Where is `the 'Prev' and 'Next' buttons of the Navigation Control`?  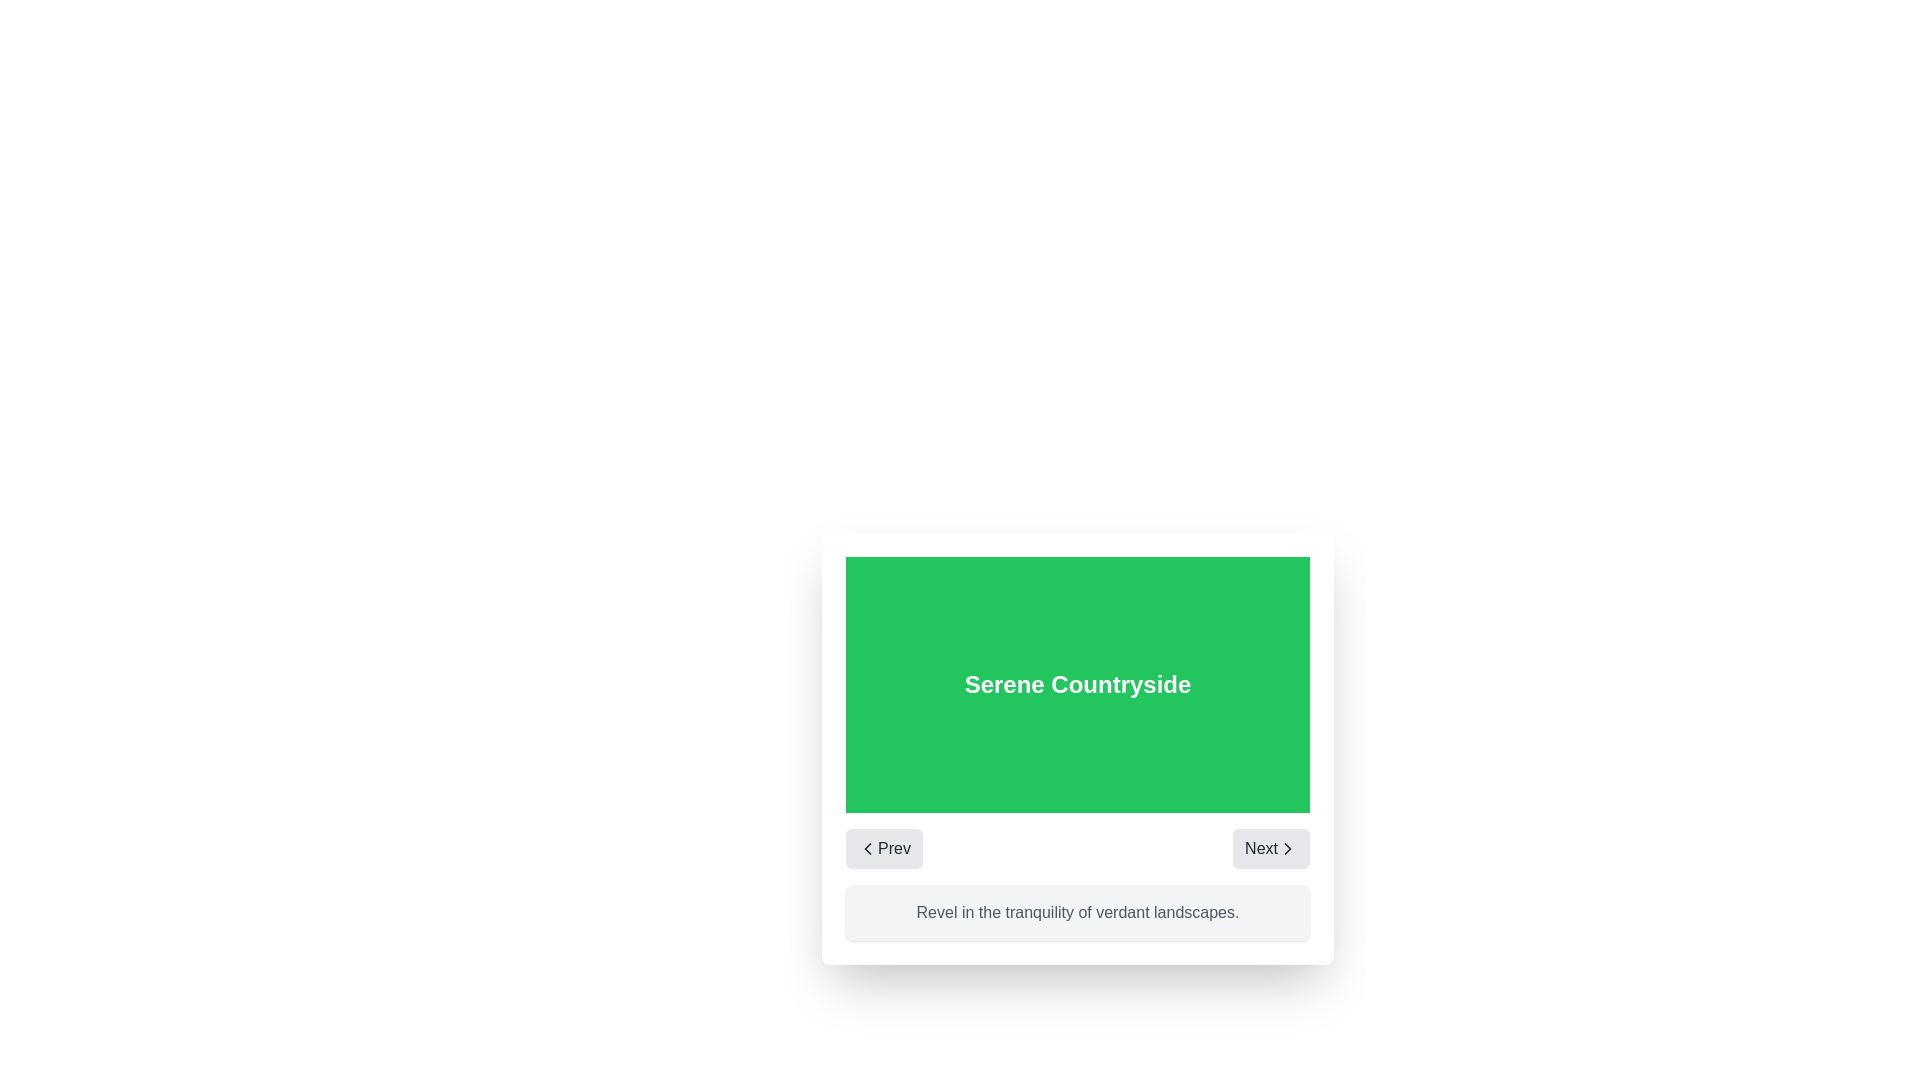 the 'Prev' and 'Next' buttons of the Navigation Control is located at coordinates (1077, 848).